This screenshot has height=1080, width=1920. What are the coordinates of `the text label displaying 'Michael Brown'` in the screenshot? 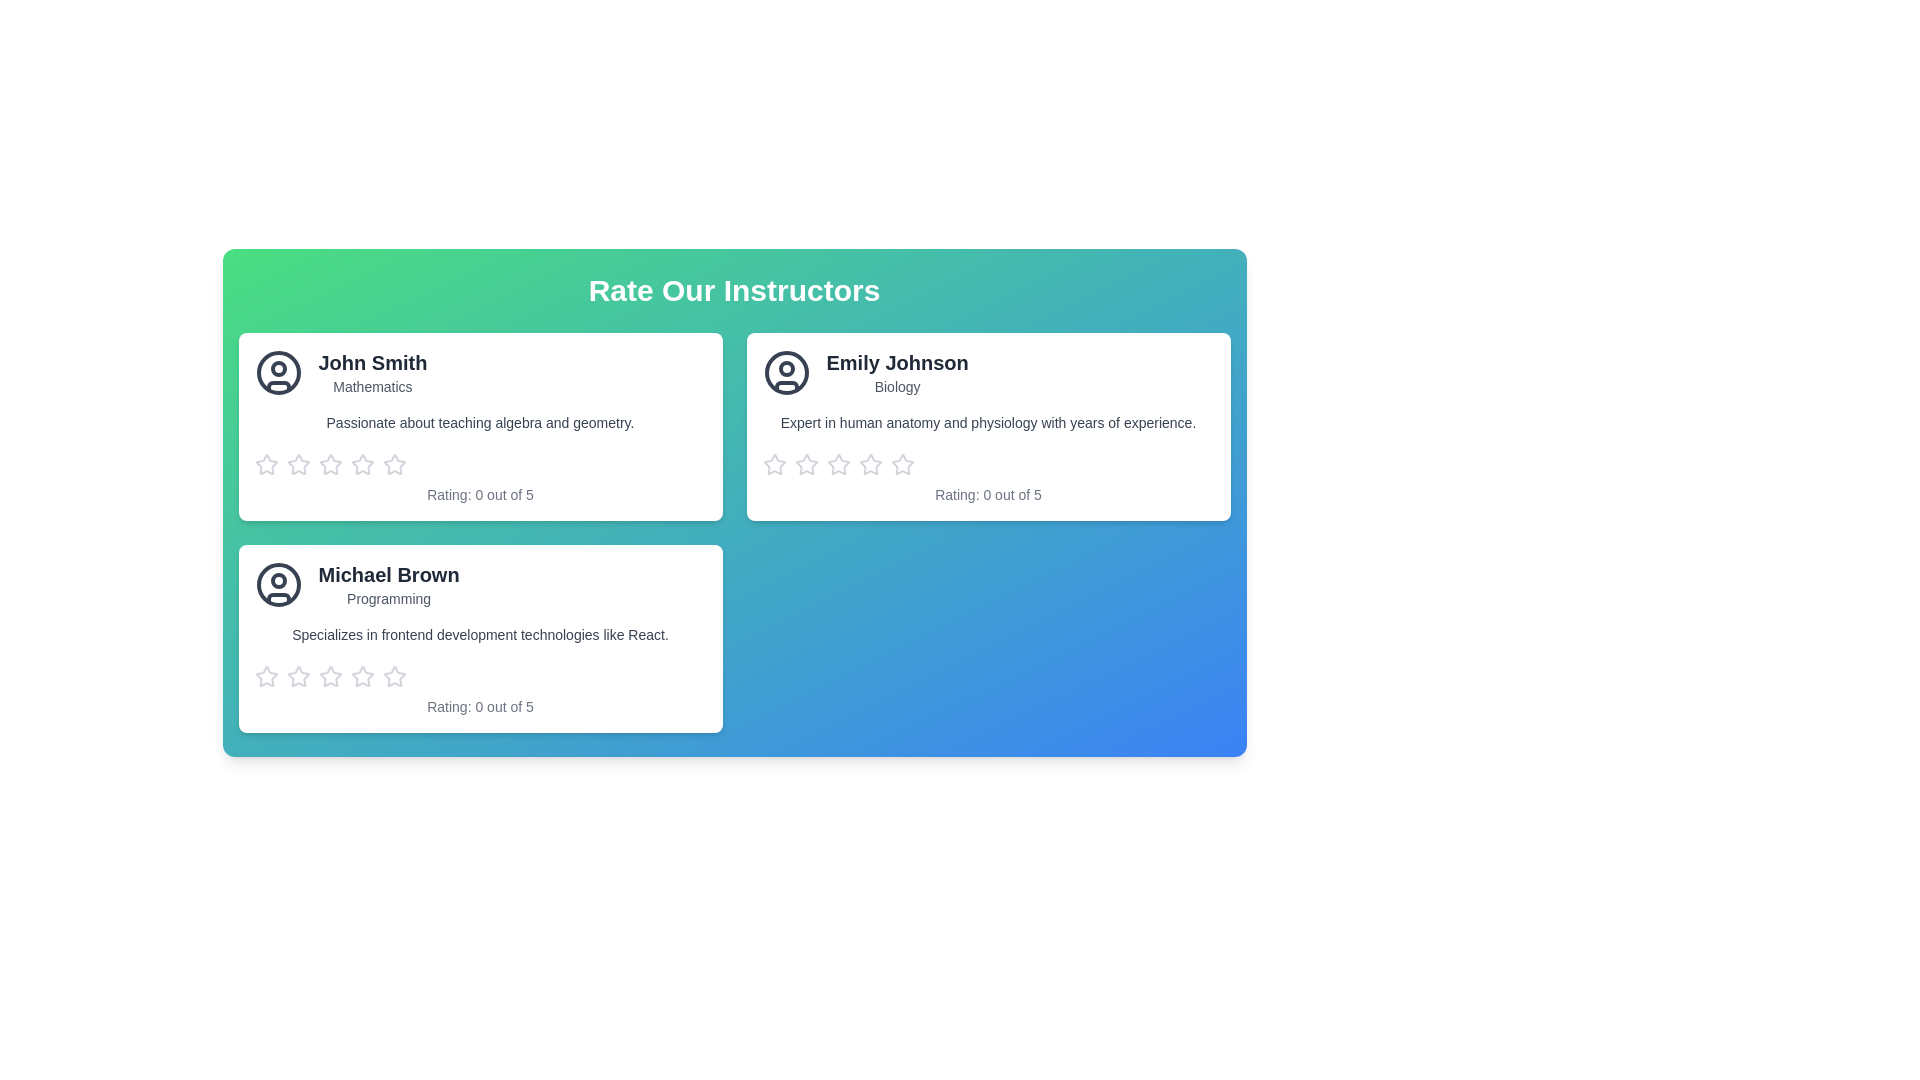 It's located at (388, 574).